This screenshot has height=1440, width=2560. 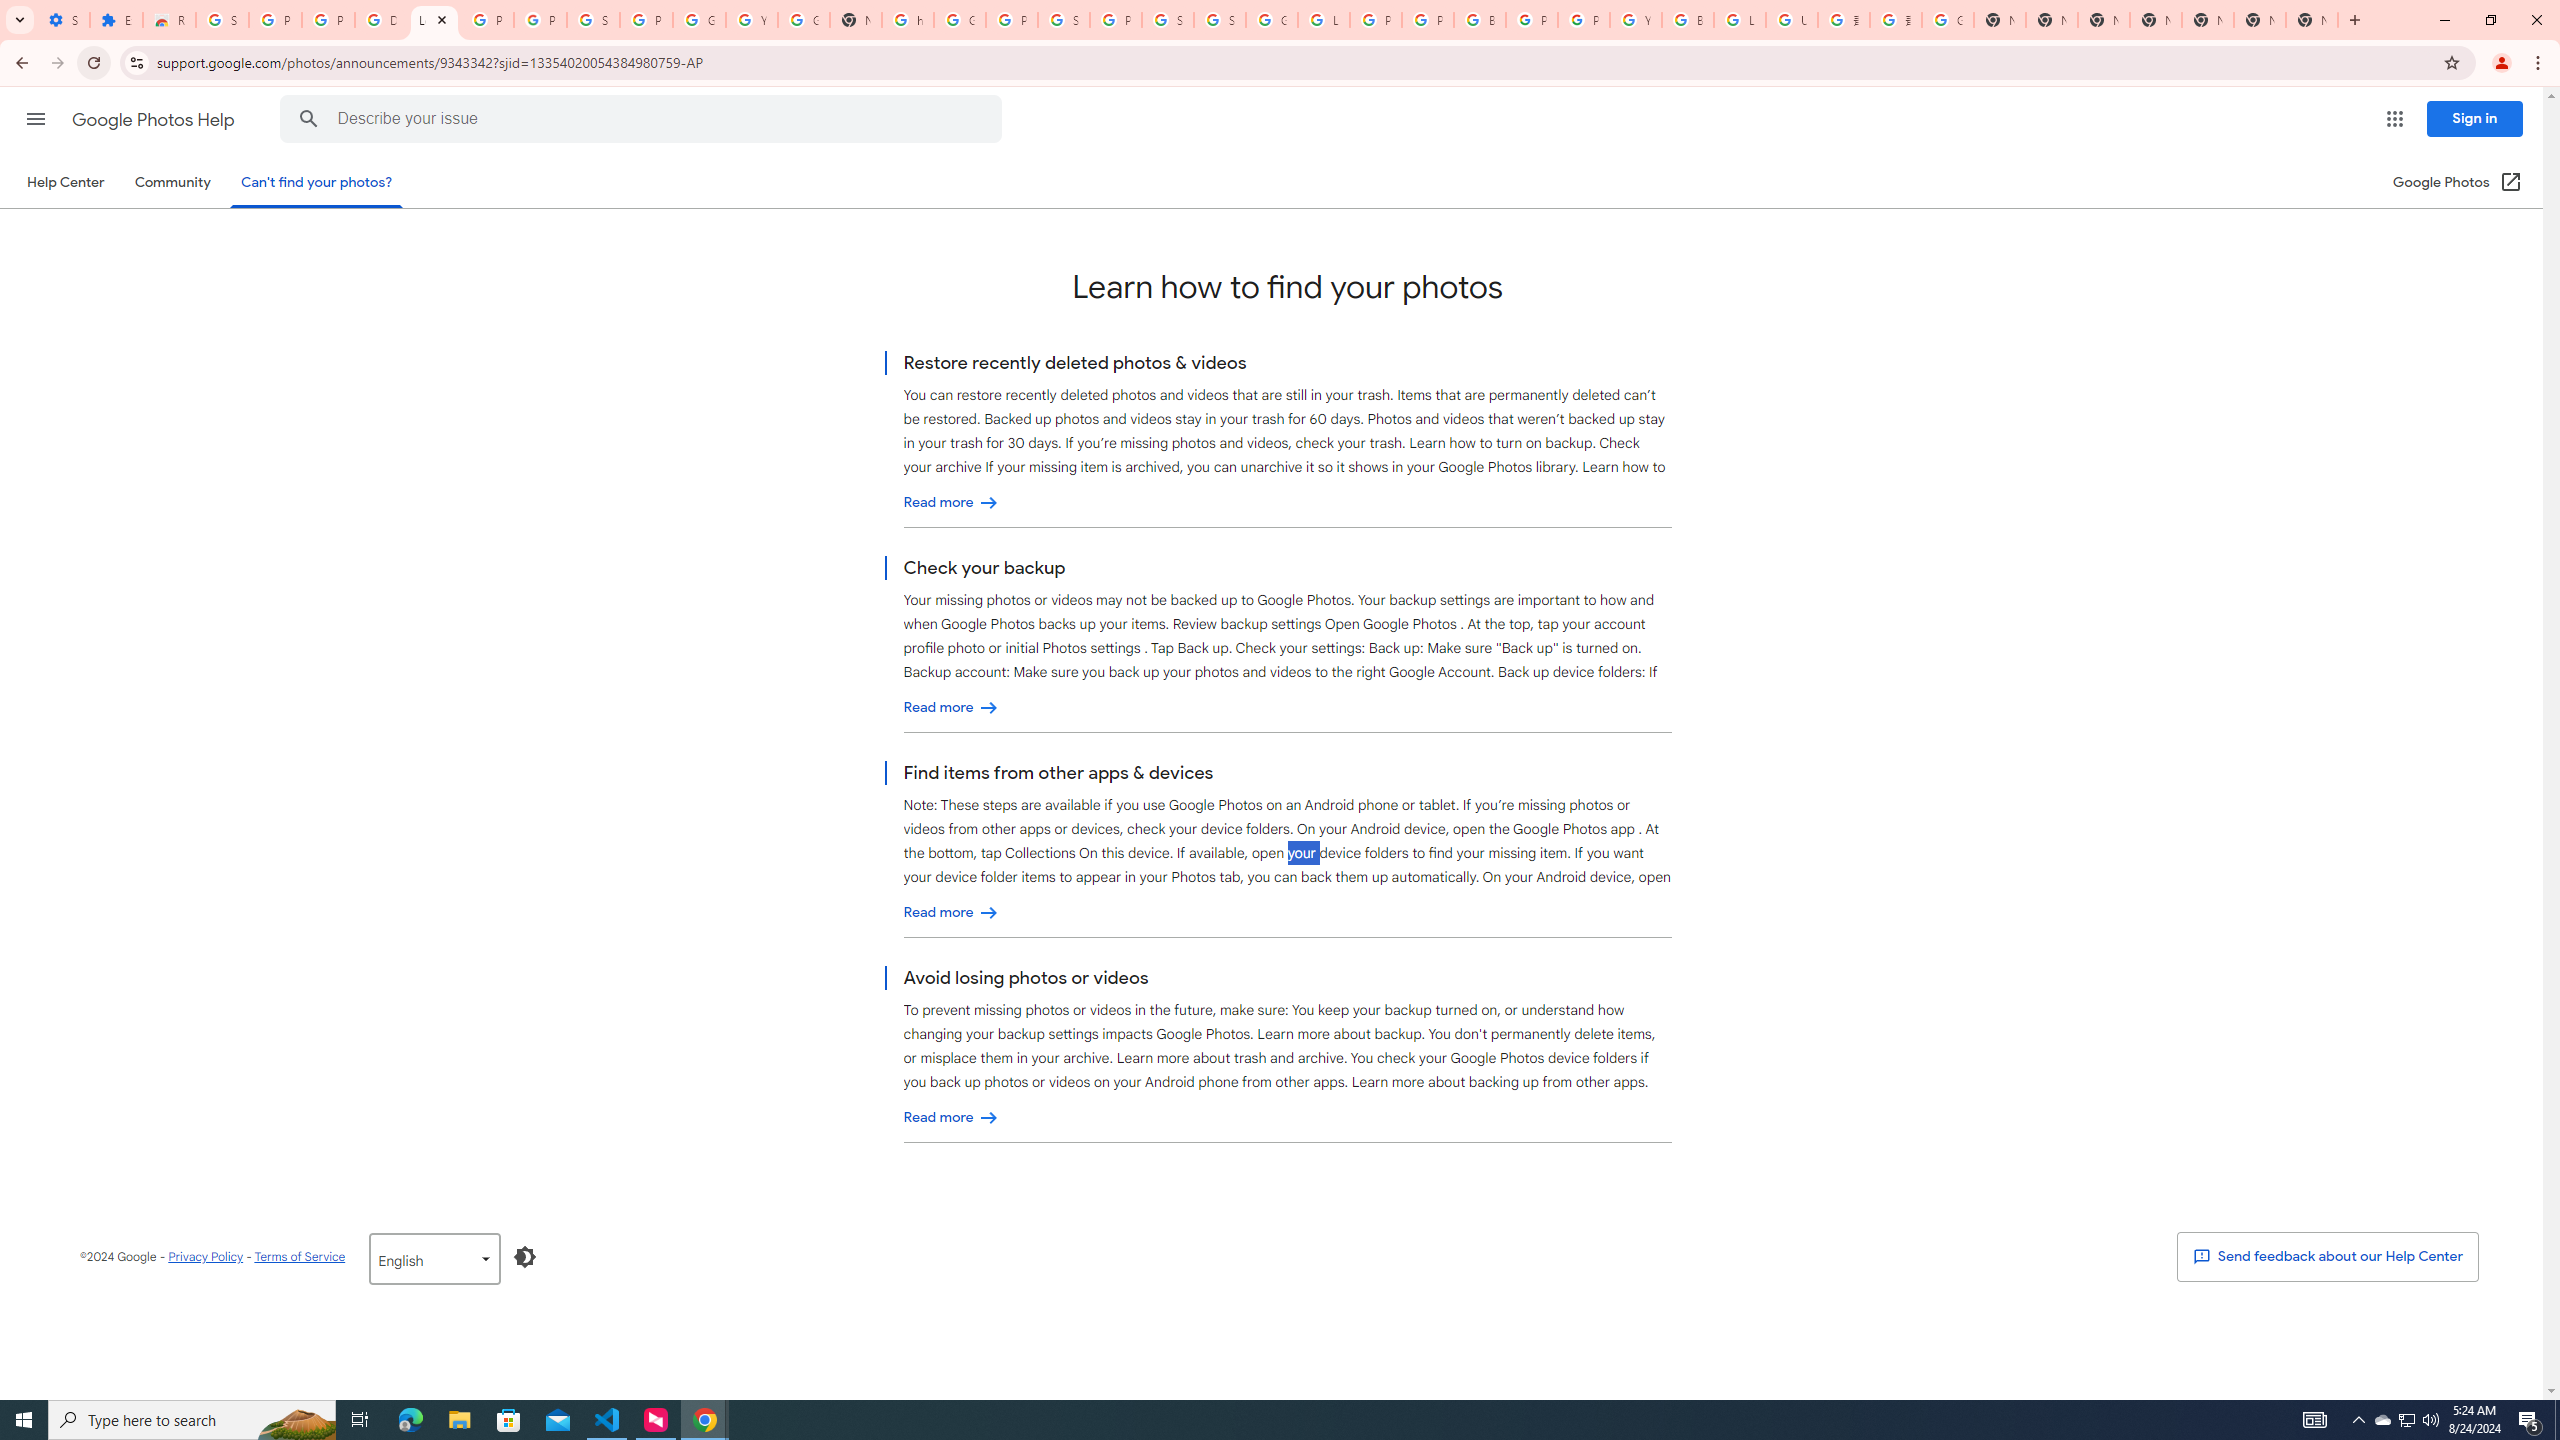 What do you see at coordinates (309, 118) in the screenshot?
I see `'Search Help Center'` at bounding box center [309, 118].